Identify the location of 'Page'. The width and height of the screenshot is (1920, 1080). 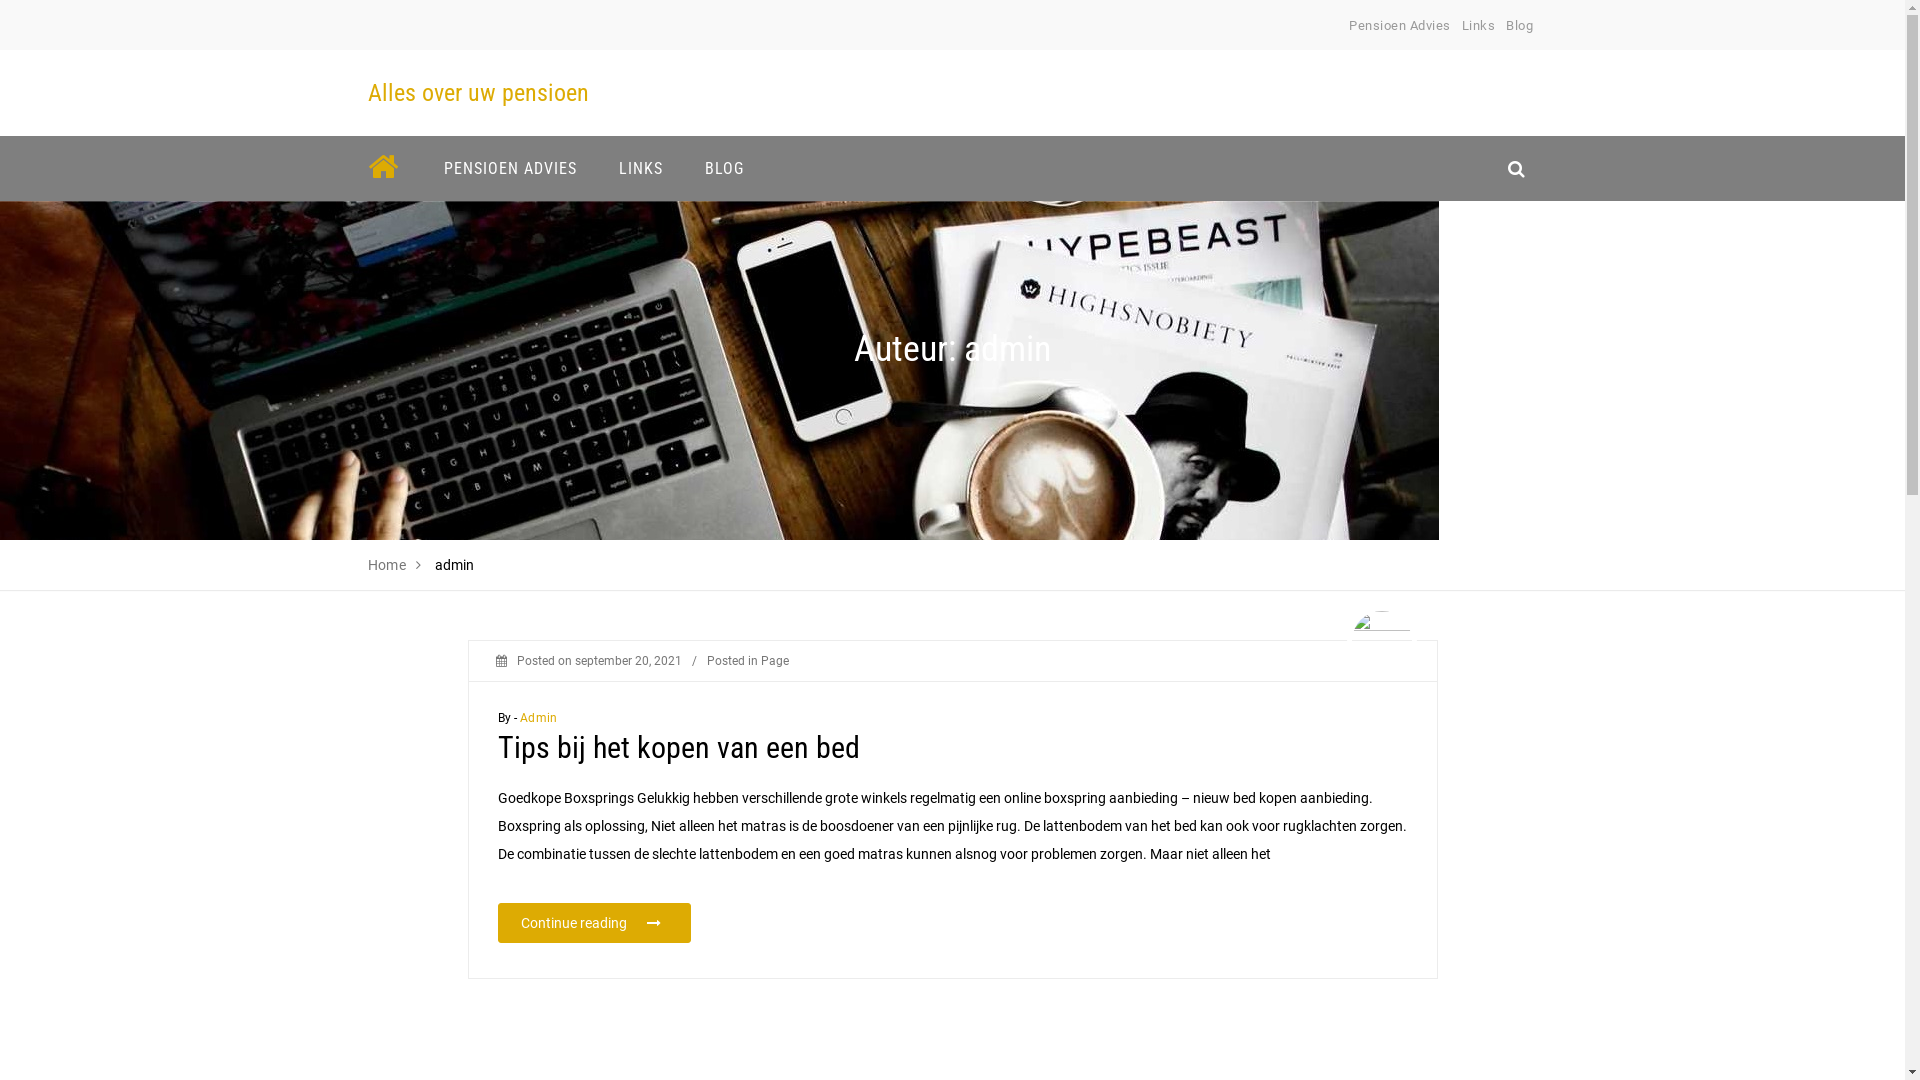
(772, 660).